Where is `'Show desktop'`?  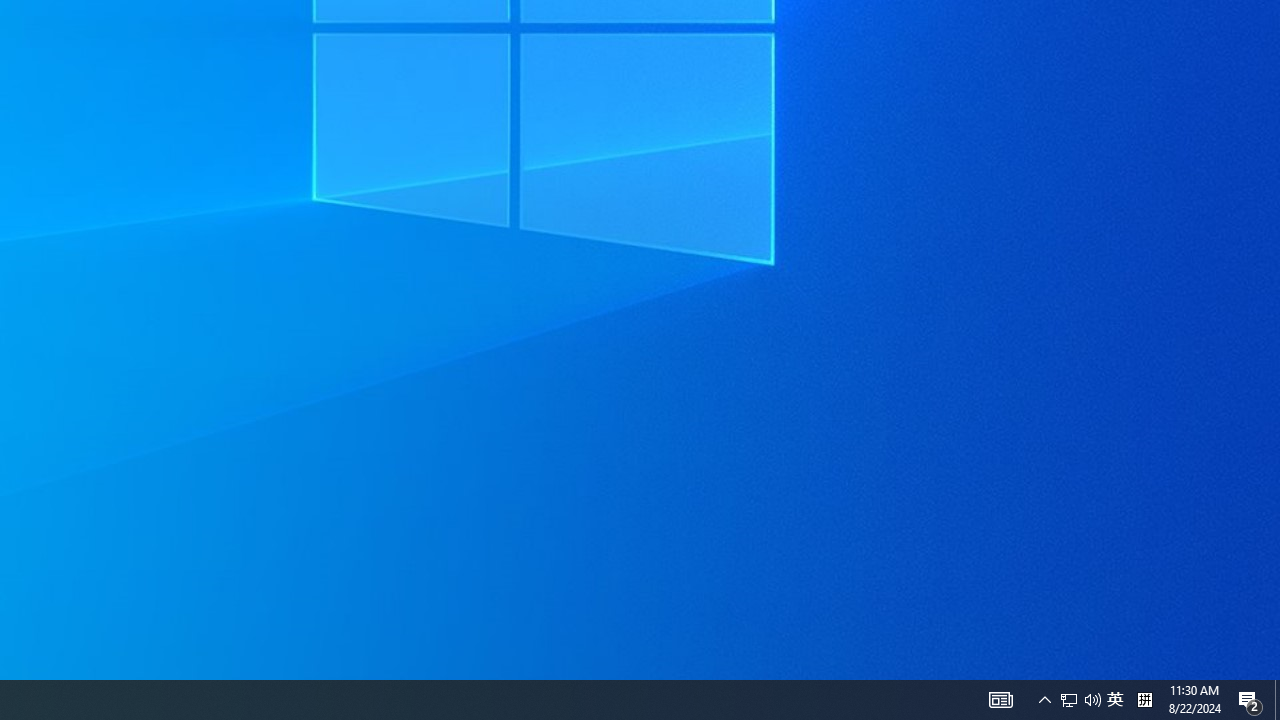
'Show desktop' is located at coordinates (1276, 698).